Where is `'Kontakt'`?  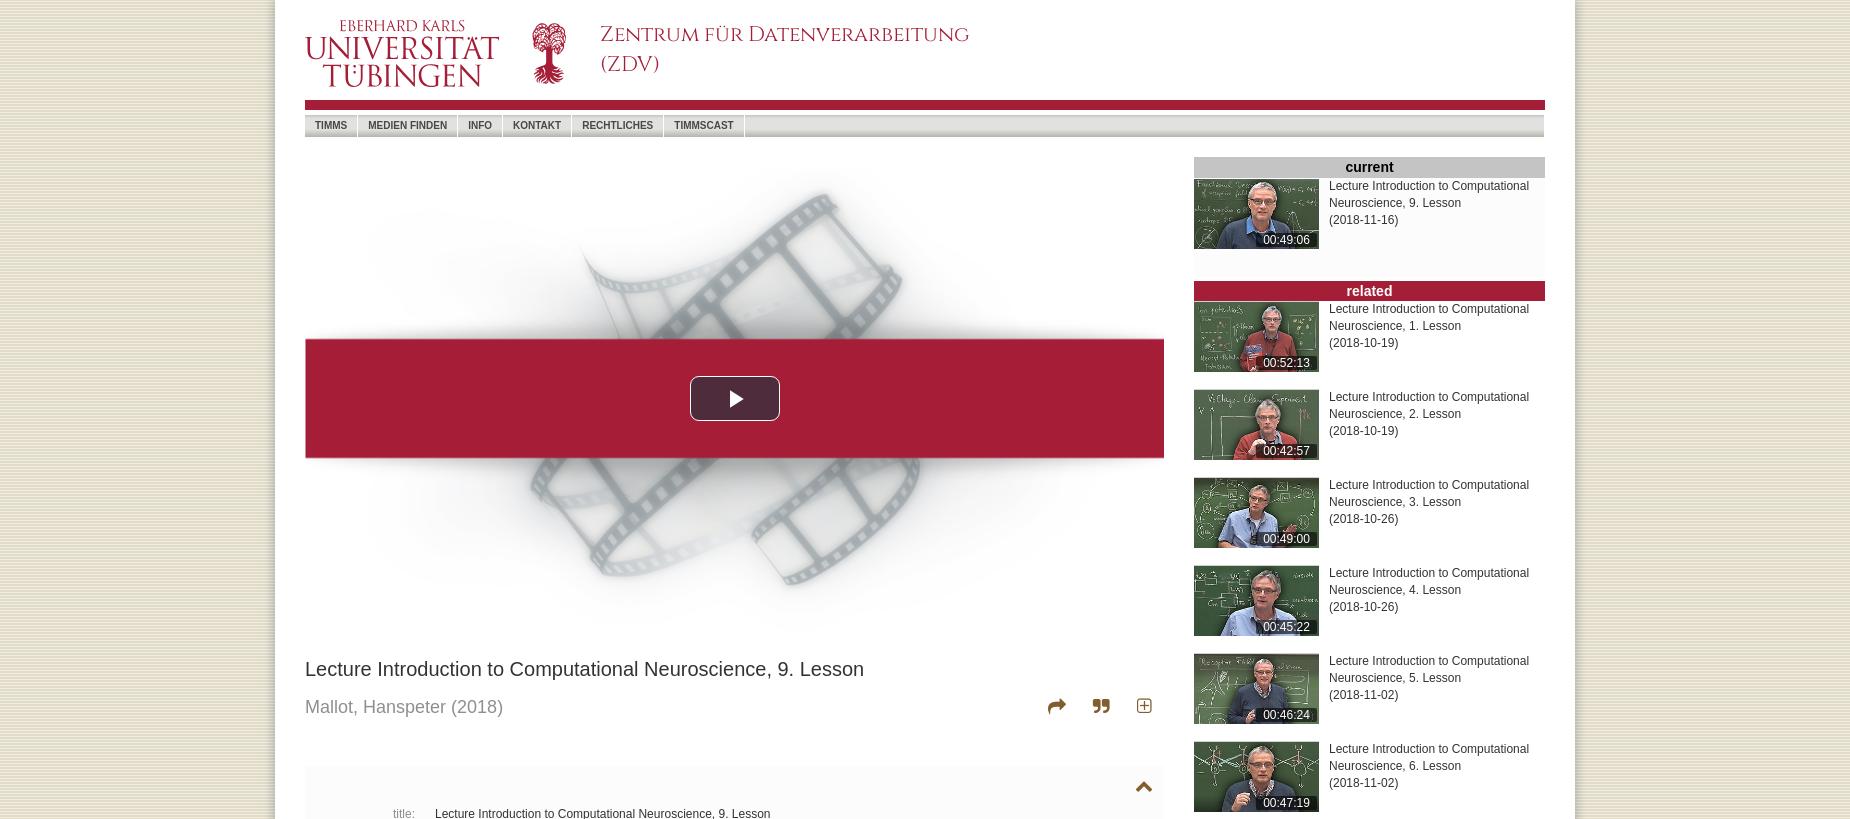 'Kontakt' is located at coordinates (537, 124).